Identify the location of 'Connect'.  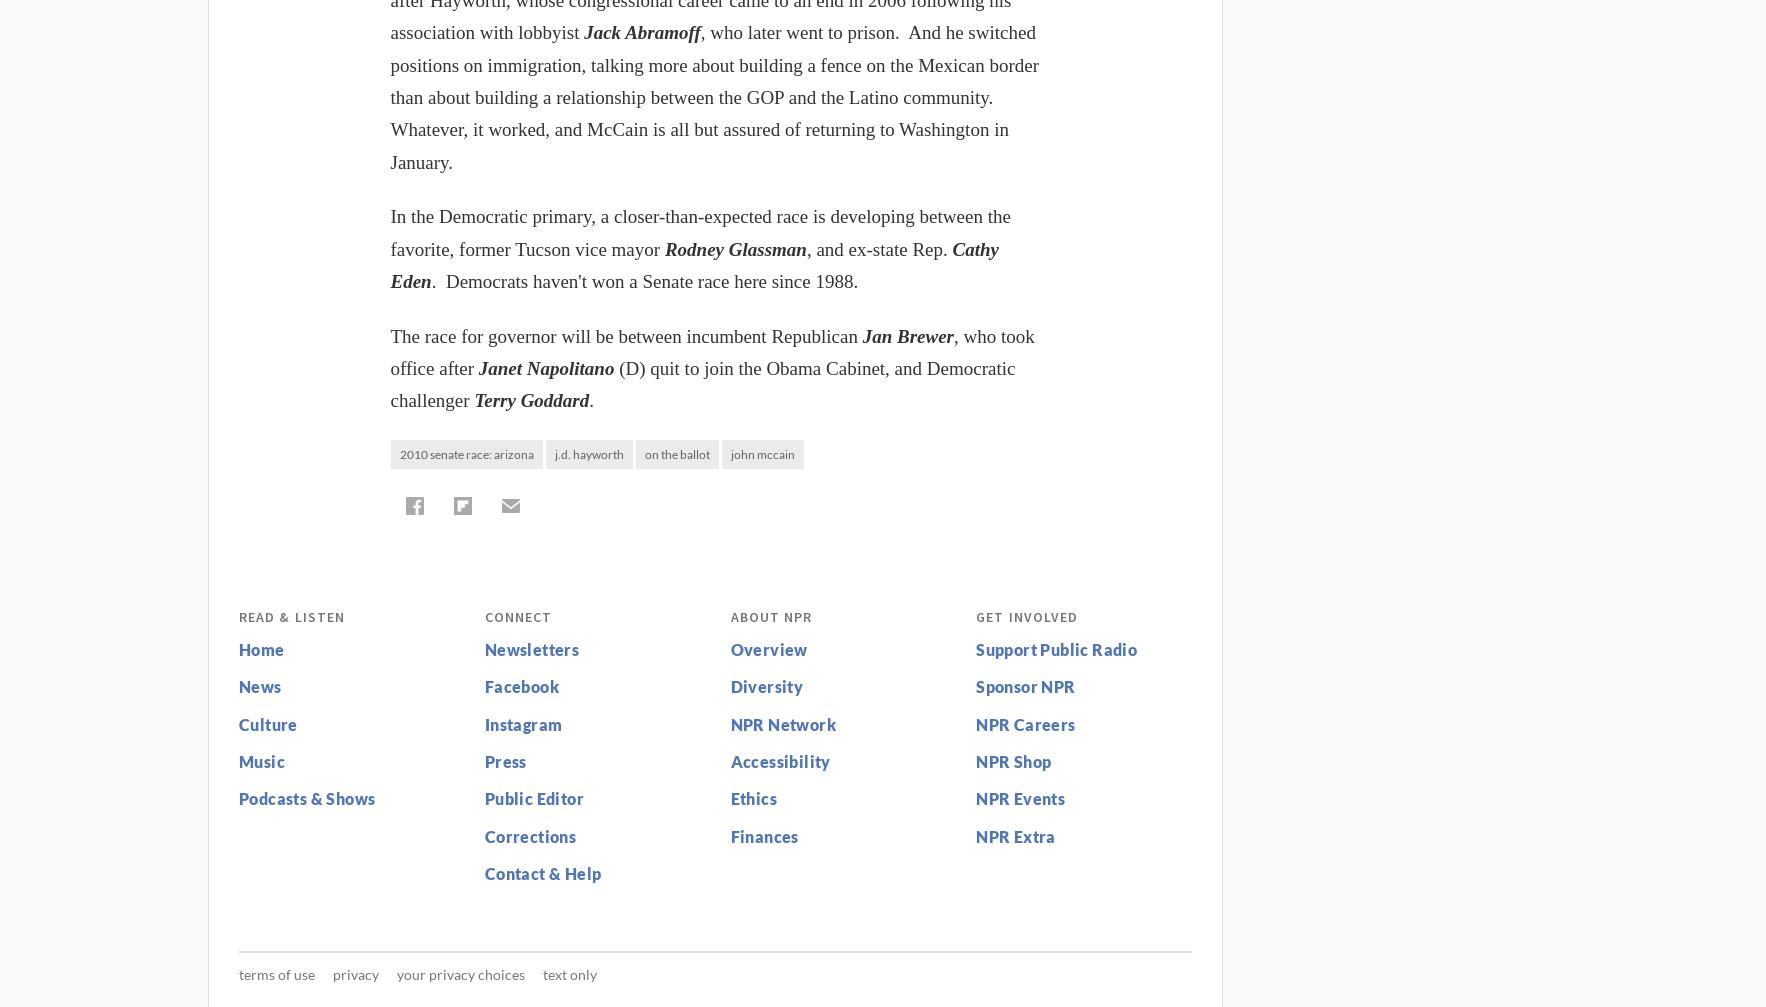
(517, 614).